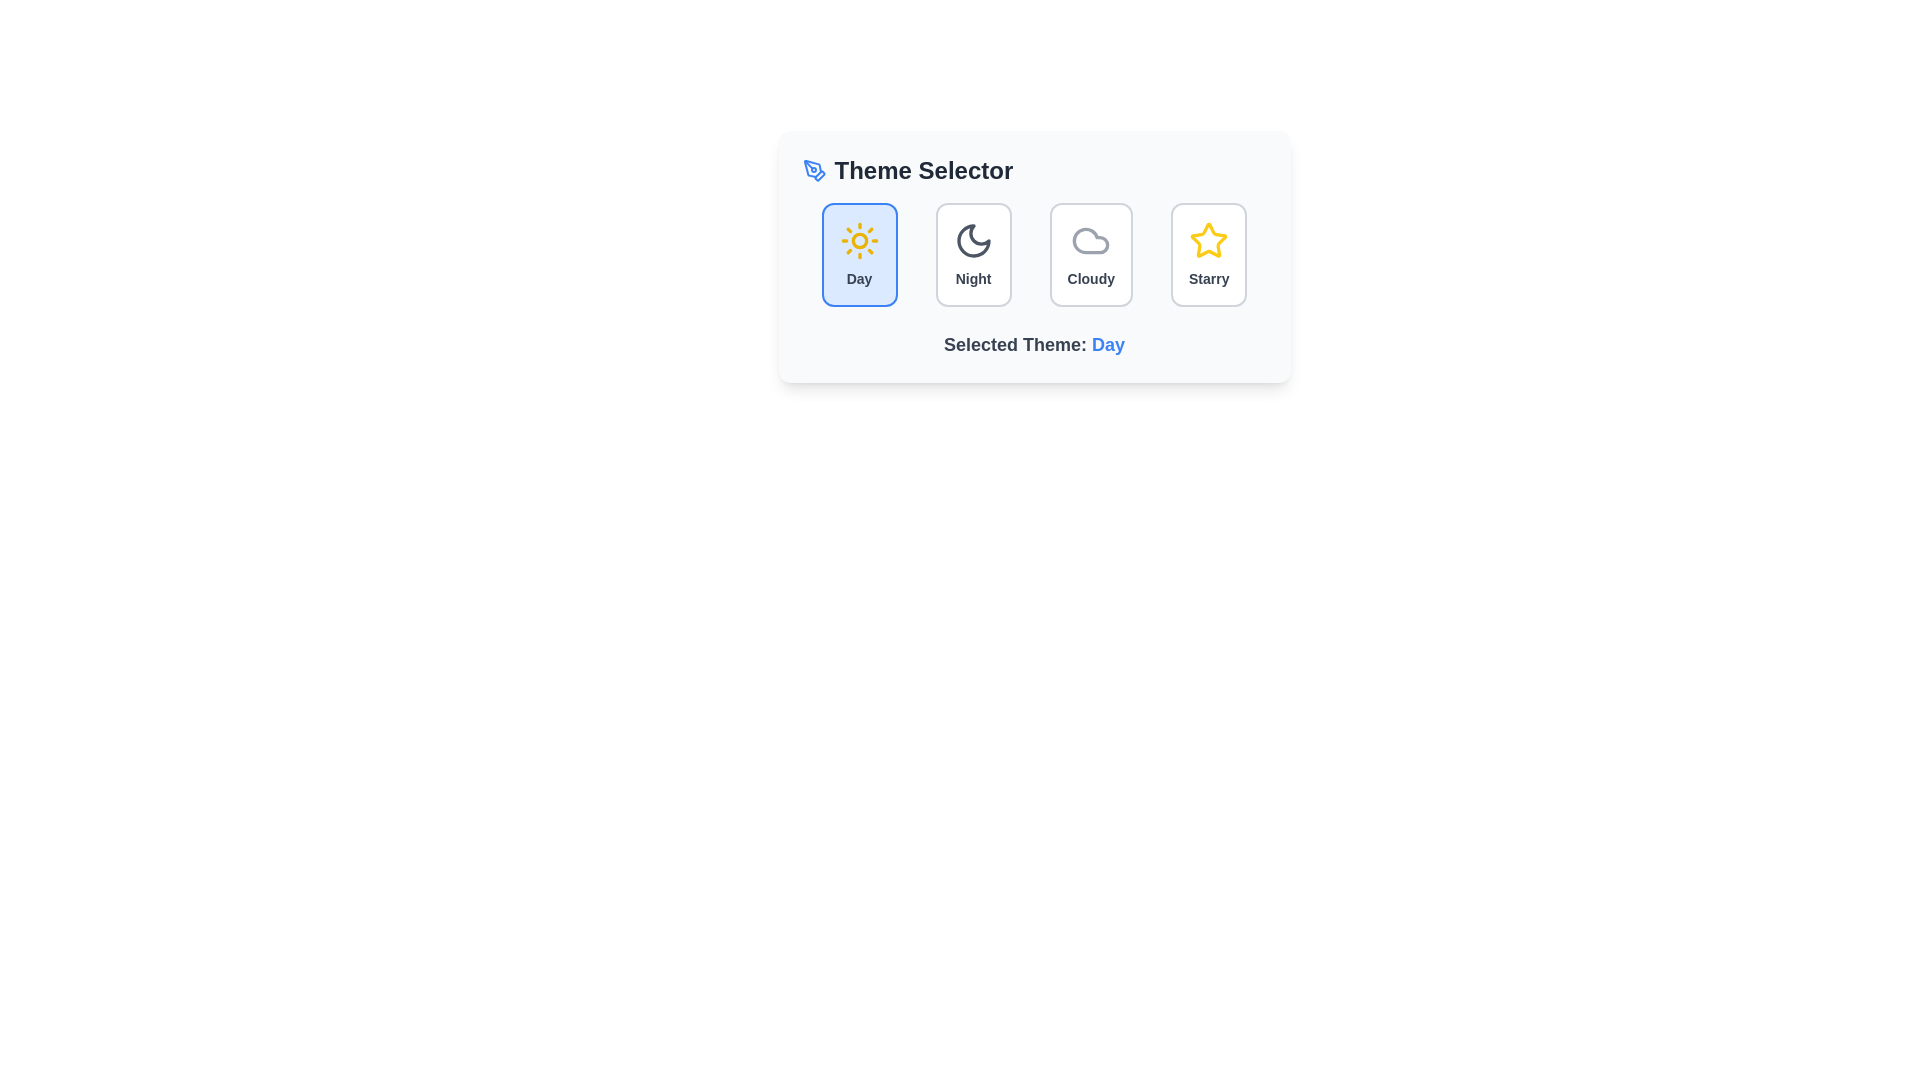  Describe the element at coordinates (1208, 239) in the screenshot. I see `the fourth icon in the 'Theme Selector' interface` at that location.